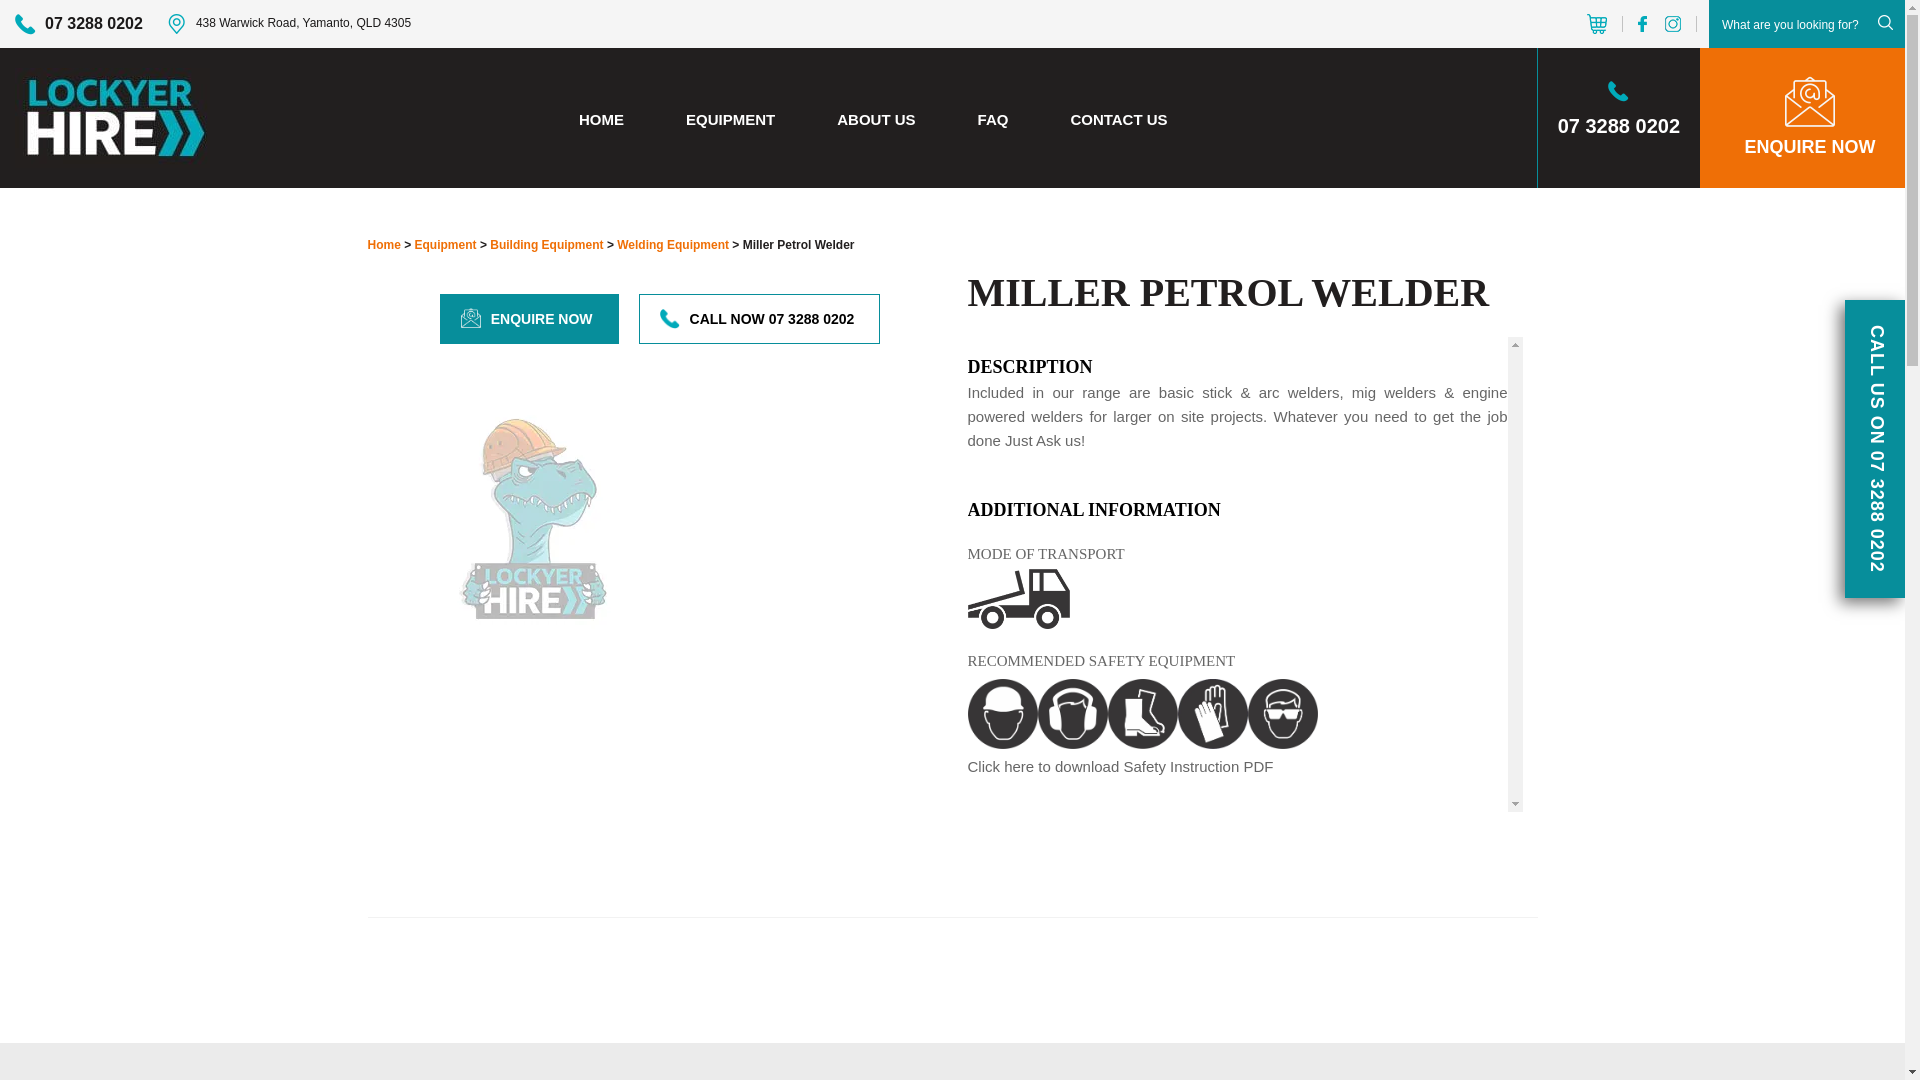 Image resolution: width=1920 pixels, height=1080 pixels. What do you see at coordinates (1884, 22) in the screenshot?
I see `'Submit'` at bounding box center [1884, 22].